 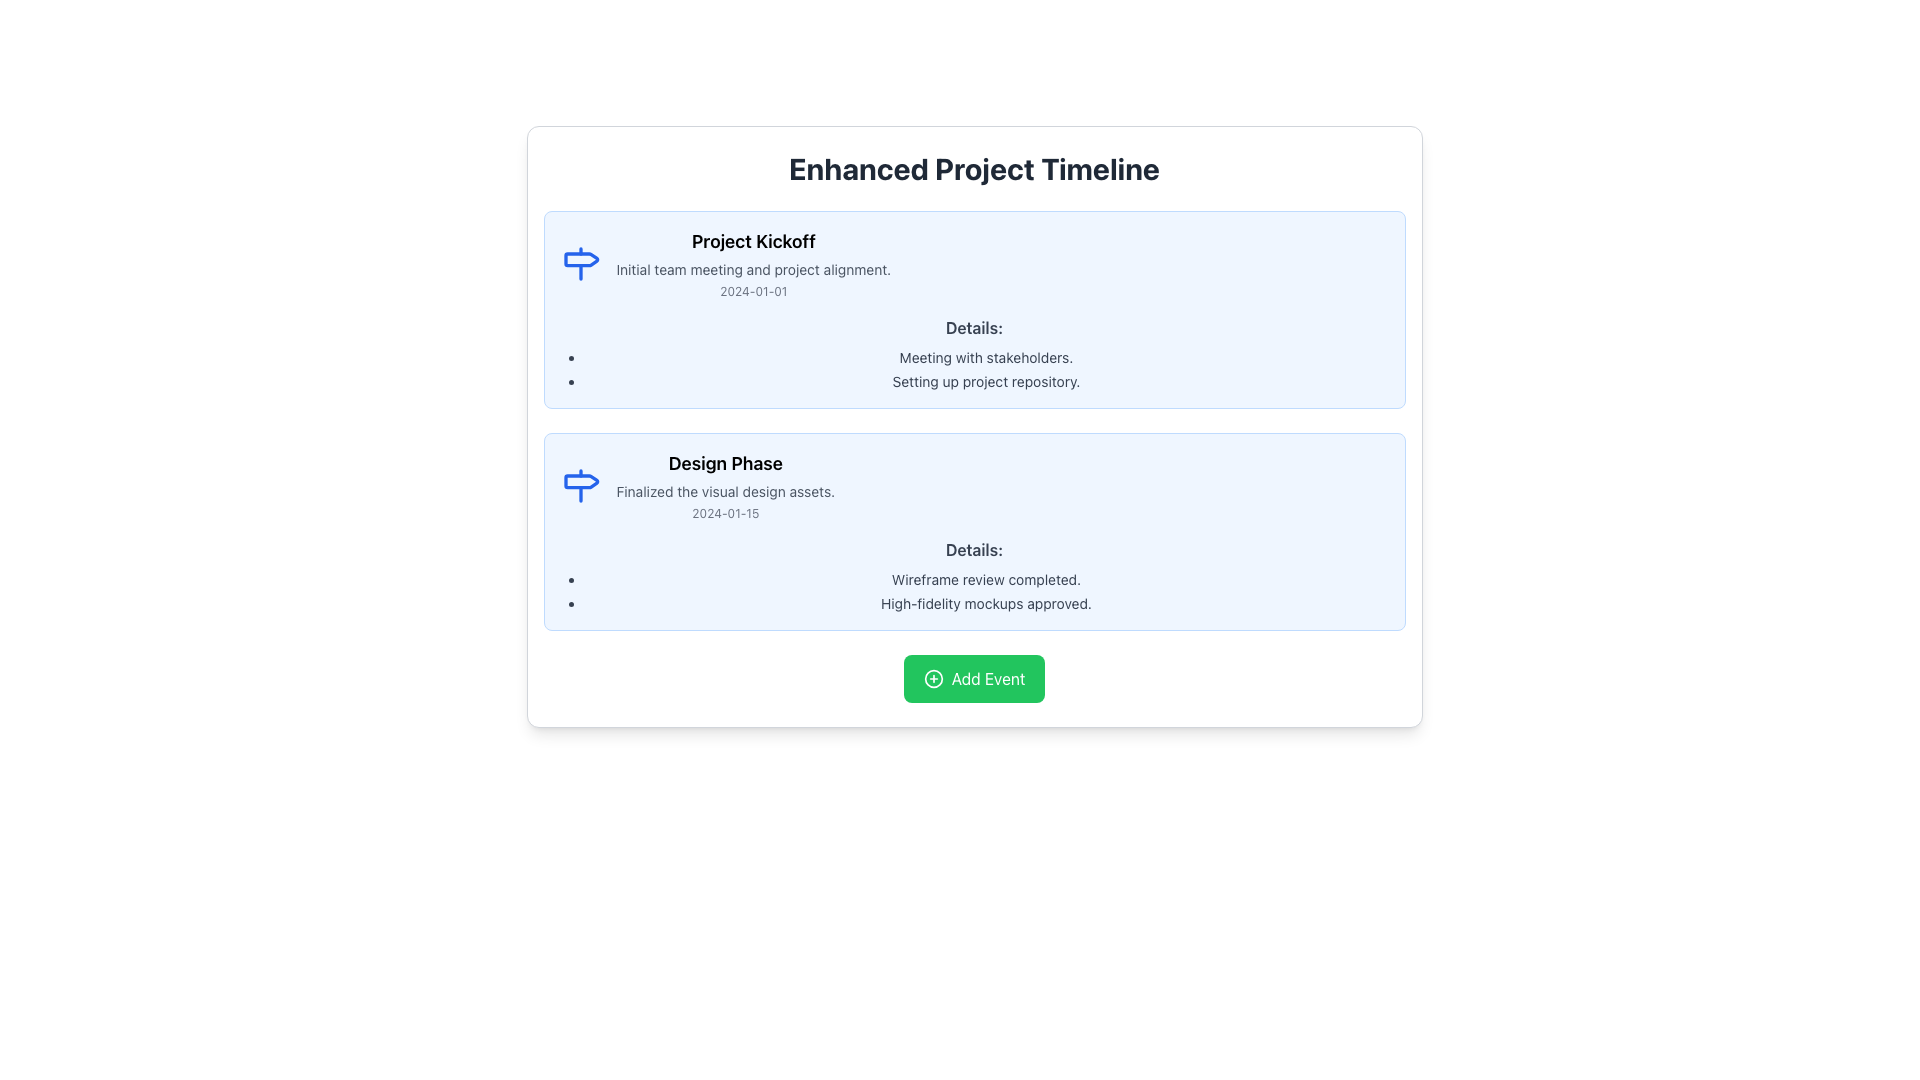 I want to click on the header label that introduces the details in the 'Project Kickoff' section, located above the list of details and centered horizontally within the card, so click(x=974, y=326).